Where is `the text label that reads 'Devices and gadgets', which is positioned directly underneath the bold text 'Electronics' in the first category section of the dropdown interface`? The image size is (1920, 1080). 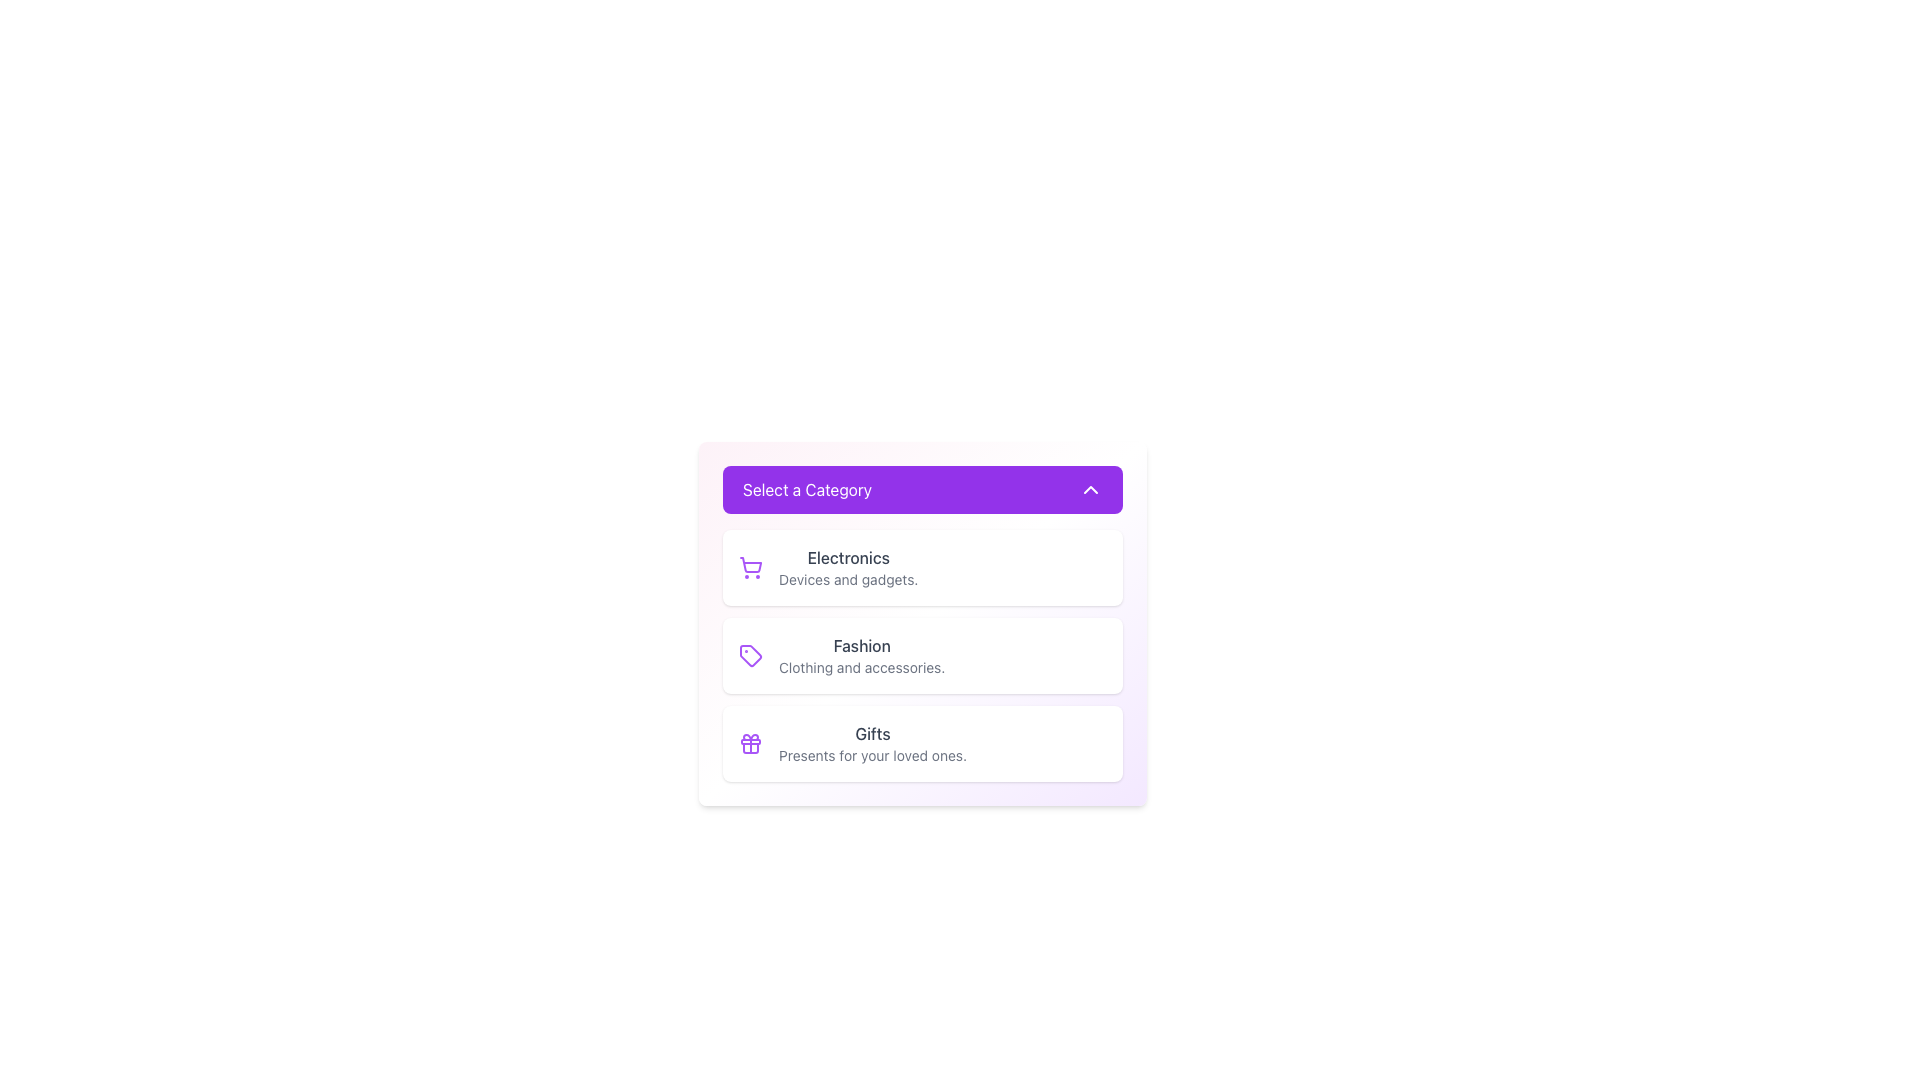 the text label that reads 'Devices and gadgets', which is positioned directly underneath the bold text 'Electronics' in the first category section of the dropdown interface is located at coordinates (848, 579).